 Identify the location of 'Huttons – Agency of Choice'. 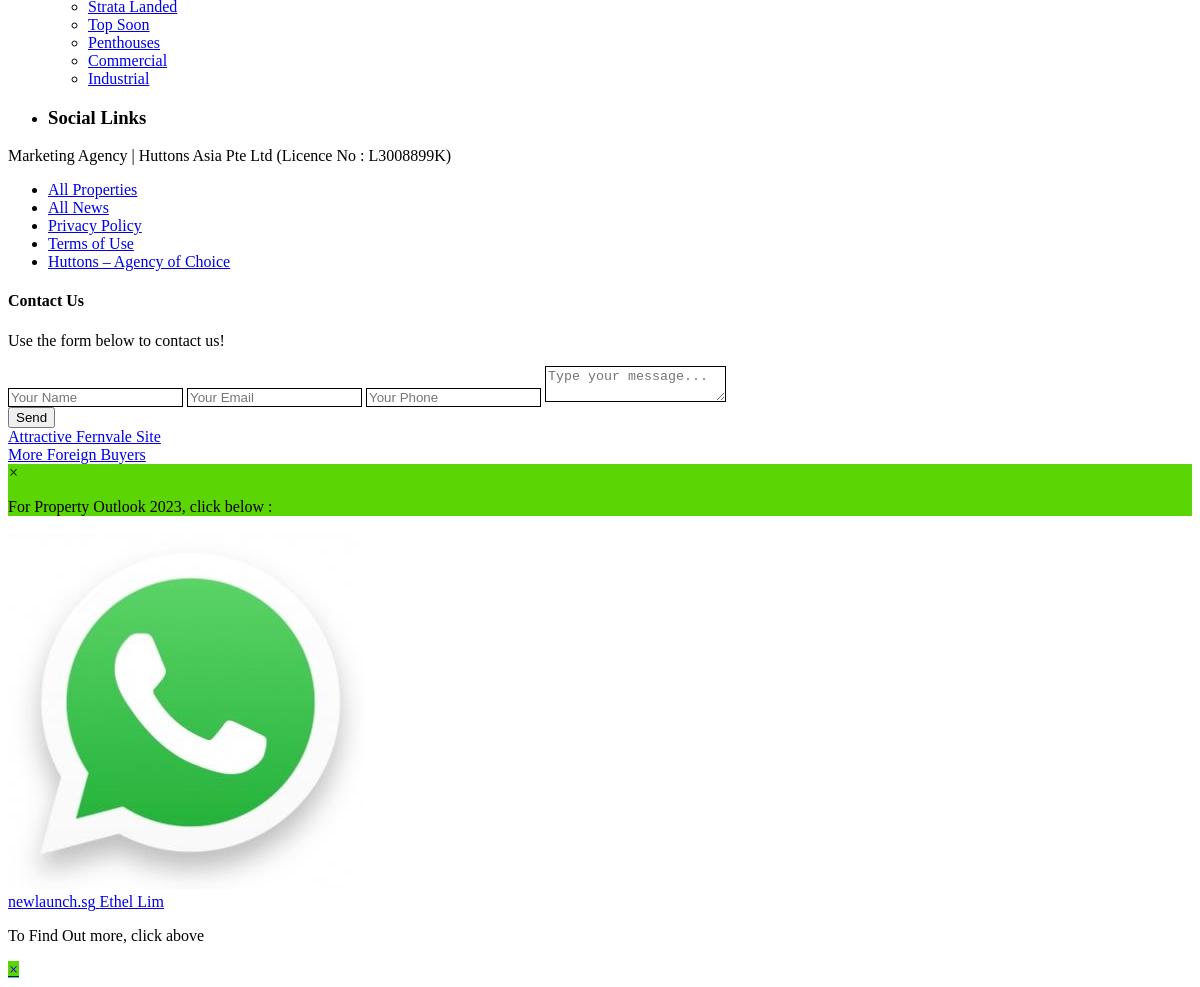
(138, 261).